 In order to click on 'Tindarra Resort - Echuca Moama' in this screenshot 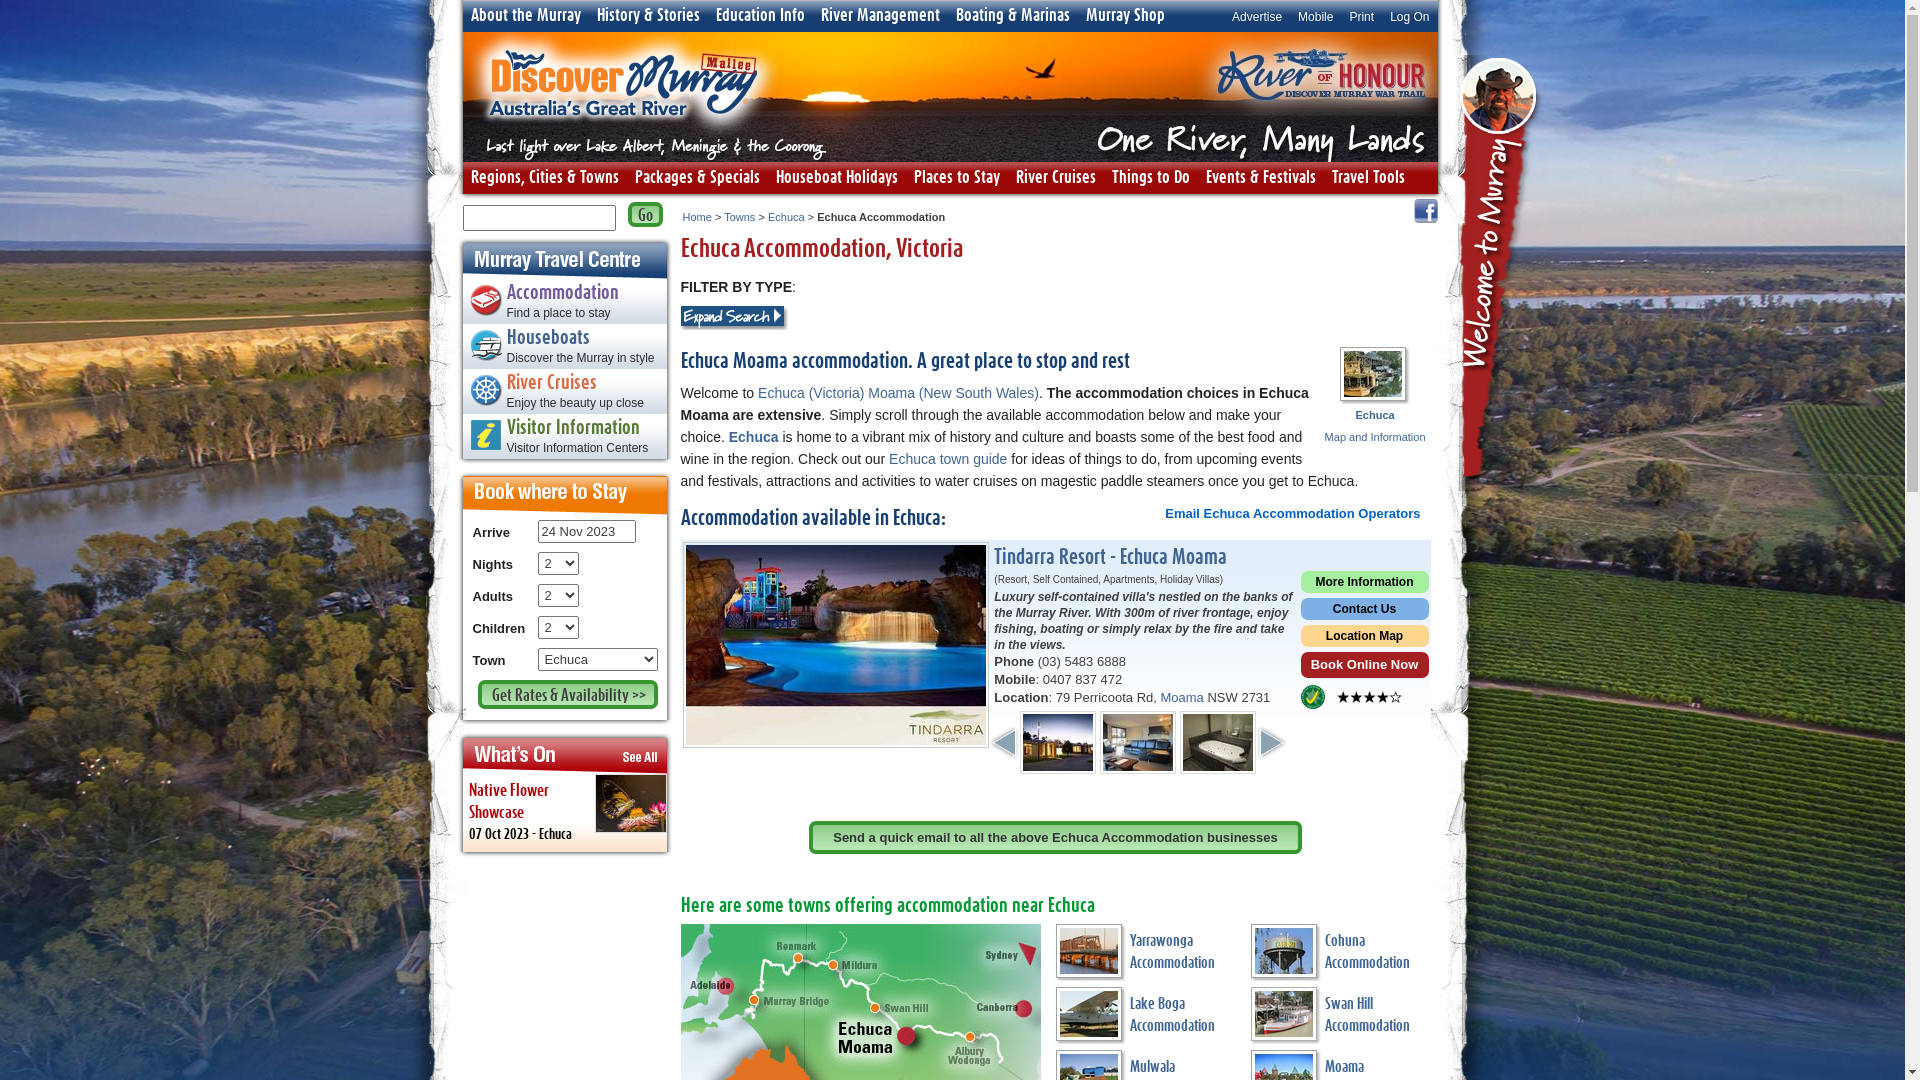, I will do `click(1109, 557)`.